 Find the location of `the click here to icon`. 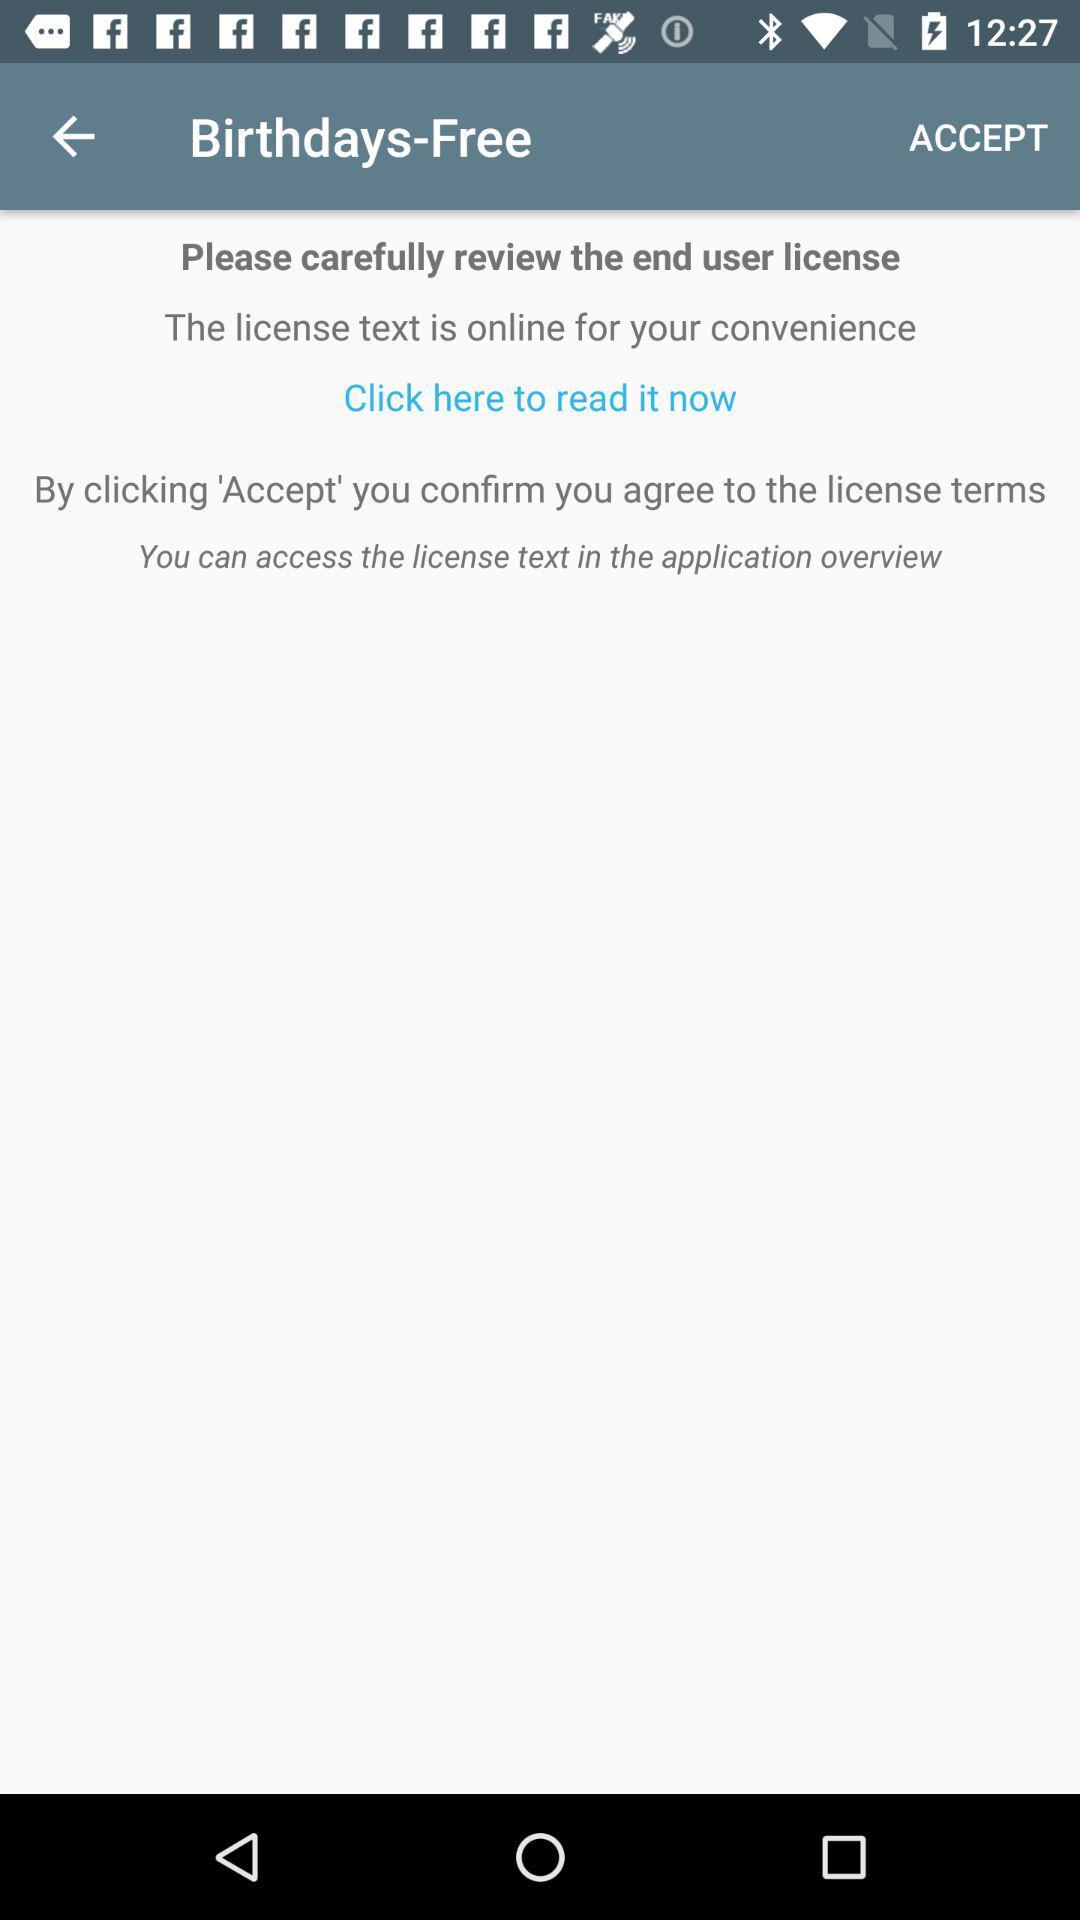

the click here to icon is located at coordinates (540, 396).